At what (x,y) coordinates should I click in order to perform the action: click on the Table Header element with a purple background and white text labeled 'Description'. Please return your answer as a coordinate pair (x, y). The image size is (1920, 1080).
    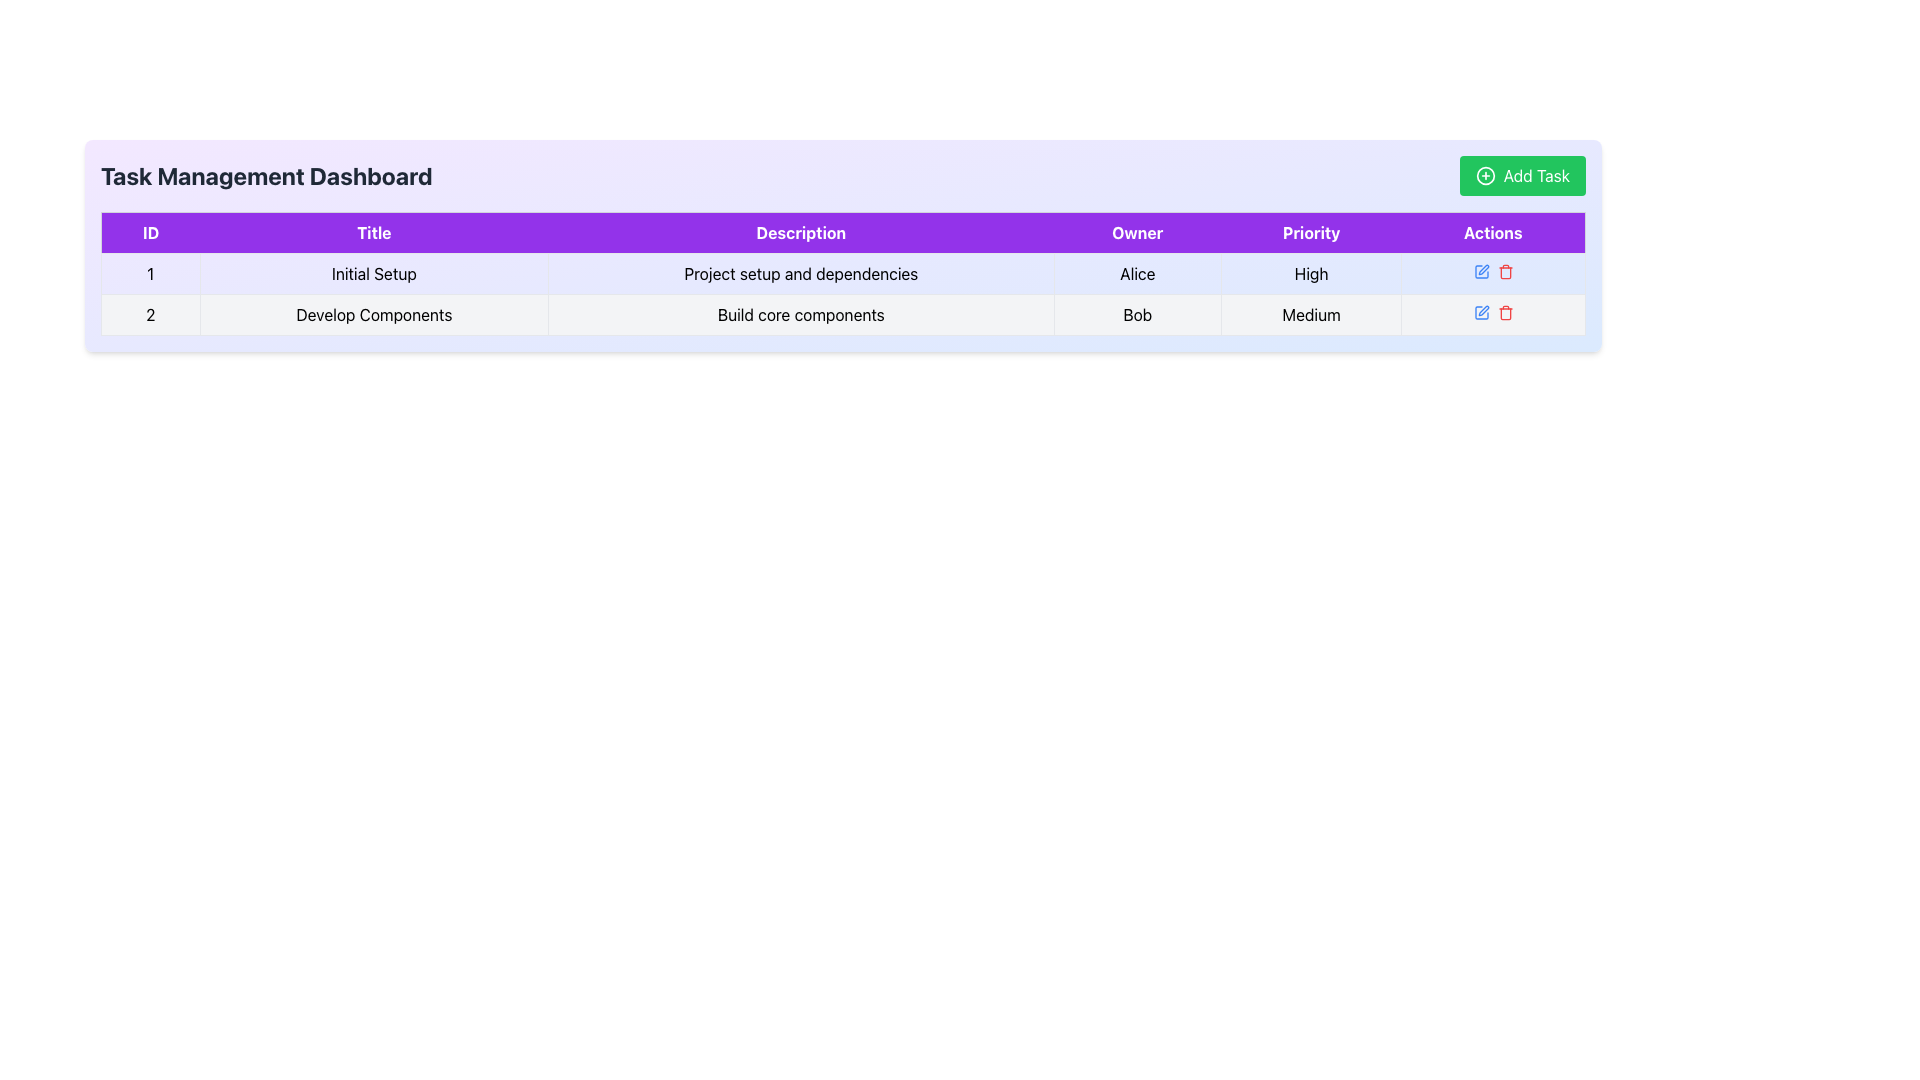
    Looking at the image, I should click on (801, 231).